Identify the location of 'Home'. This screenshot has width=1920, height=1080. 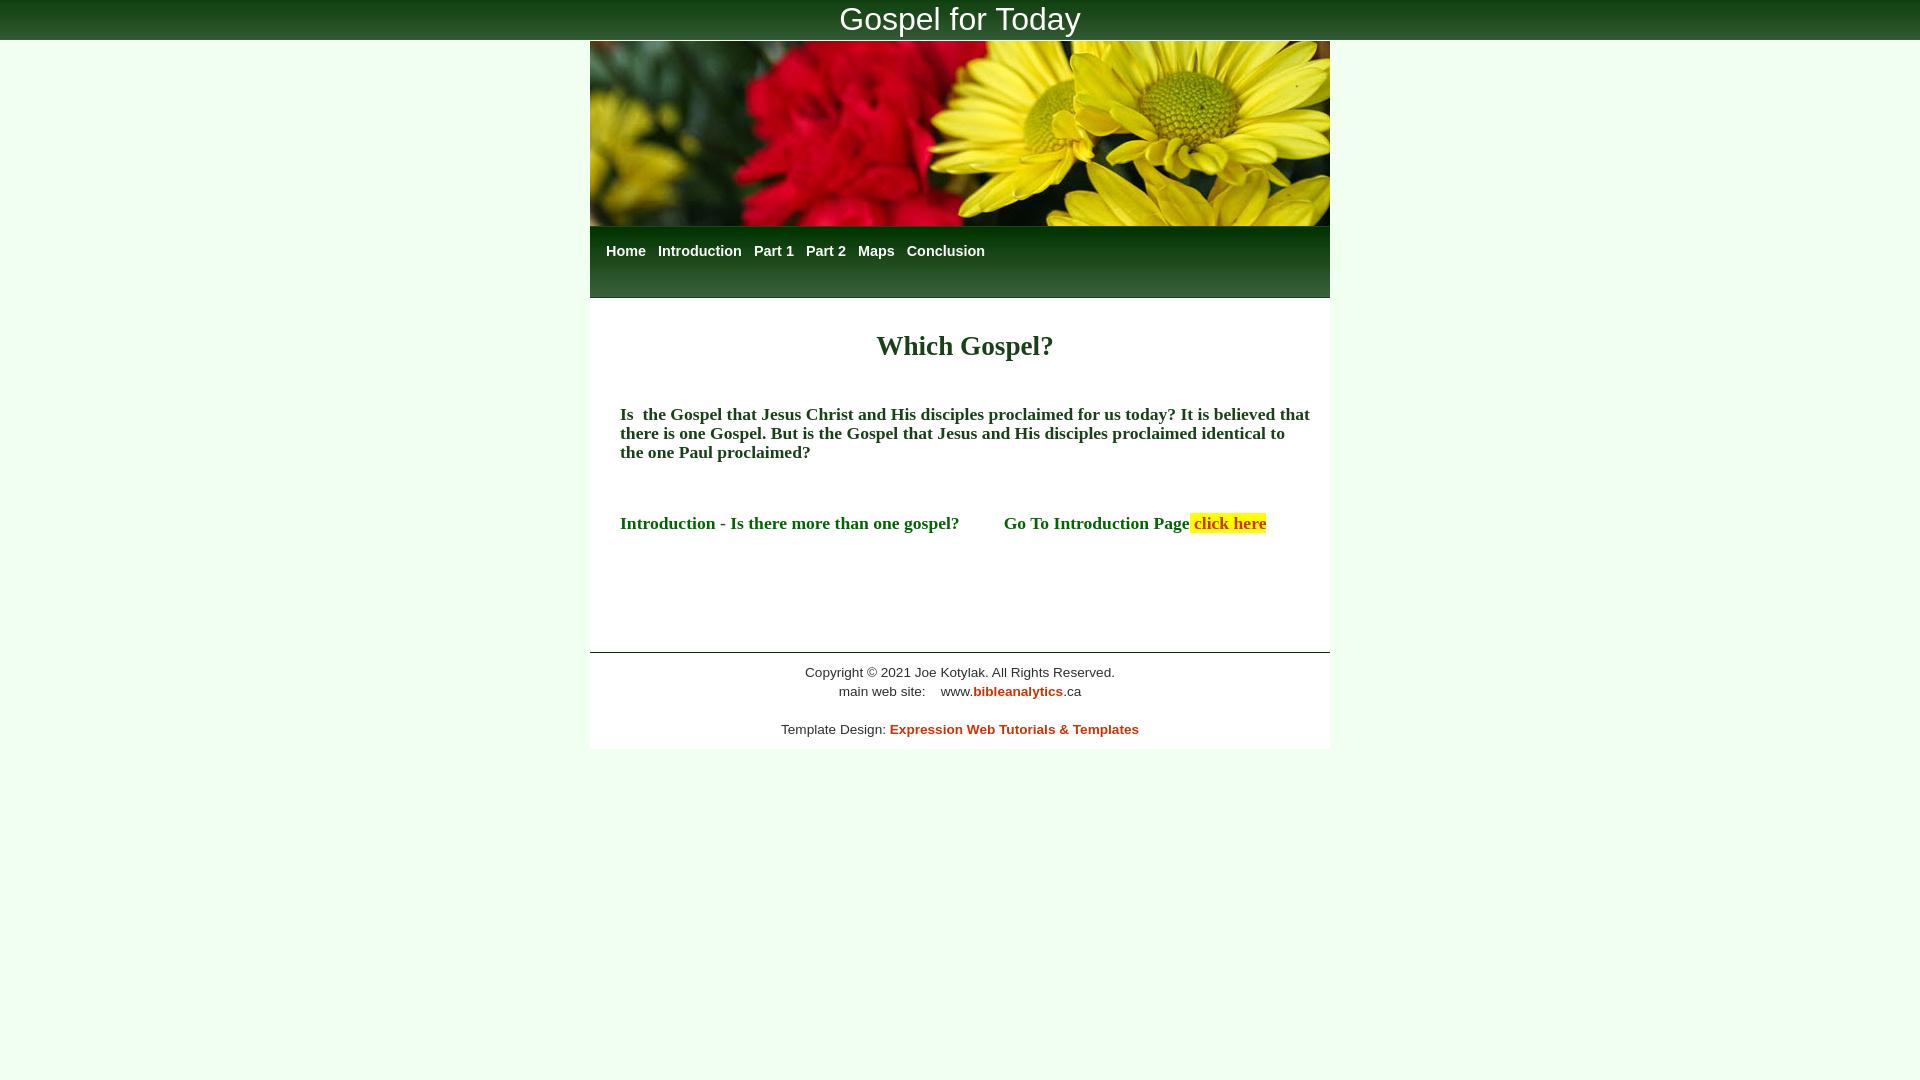
(624, 250).